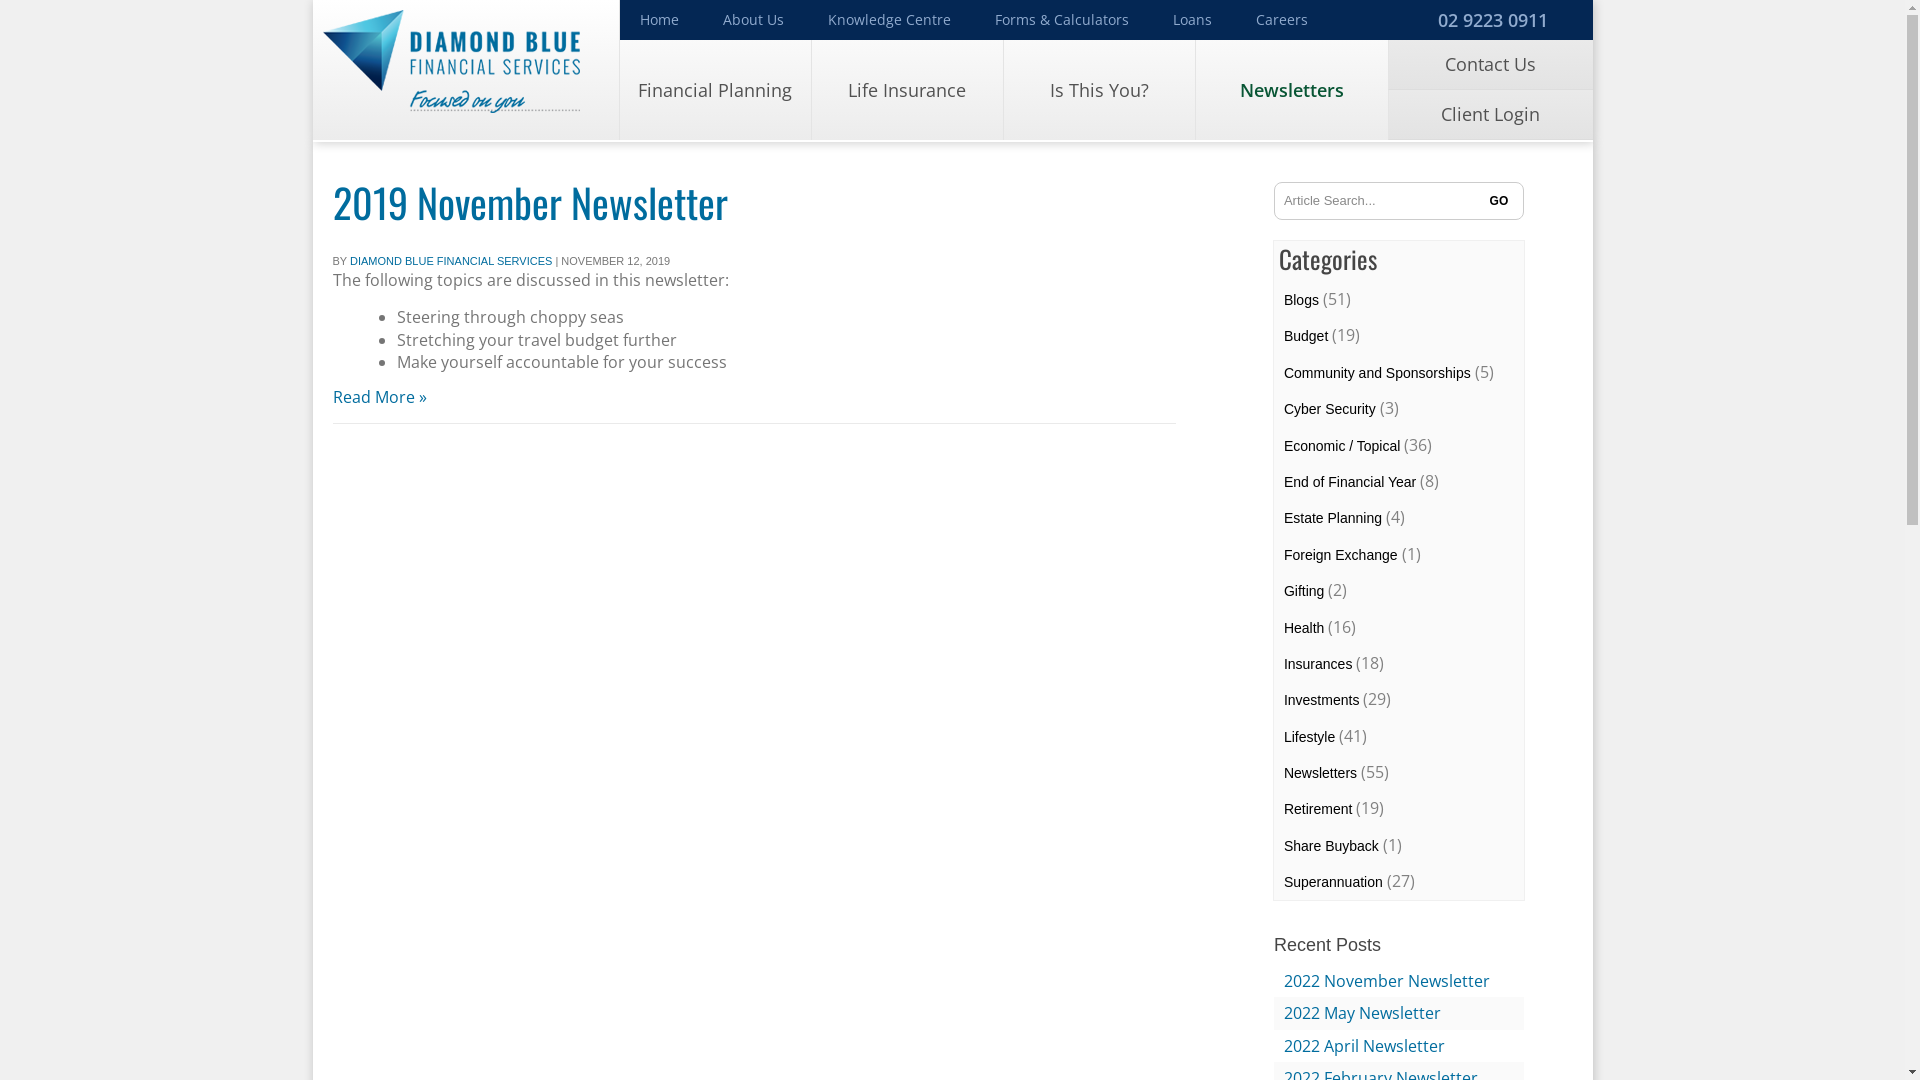 Image resolution: width=1920 pixels, height=1080 pixels. Describe the element at coordinates (1340, 555) in the screenshot. I see `'Foreign Exchange'` at that location.